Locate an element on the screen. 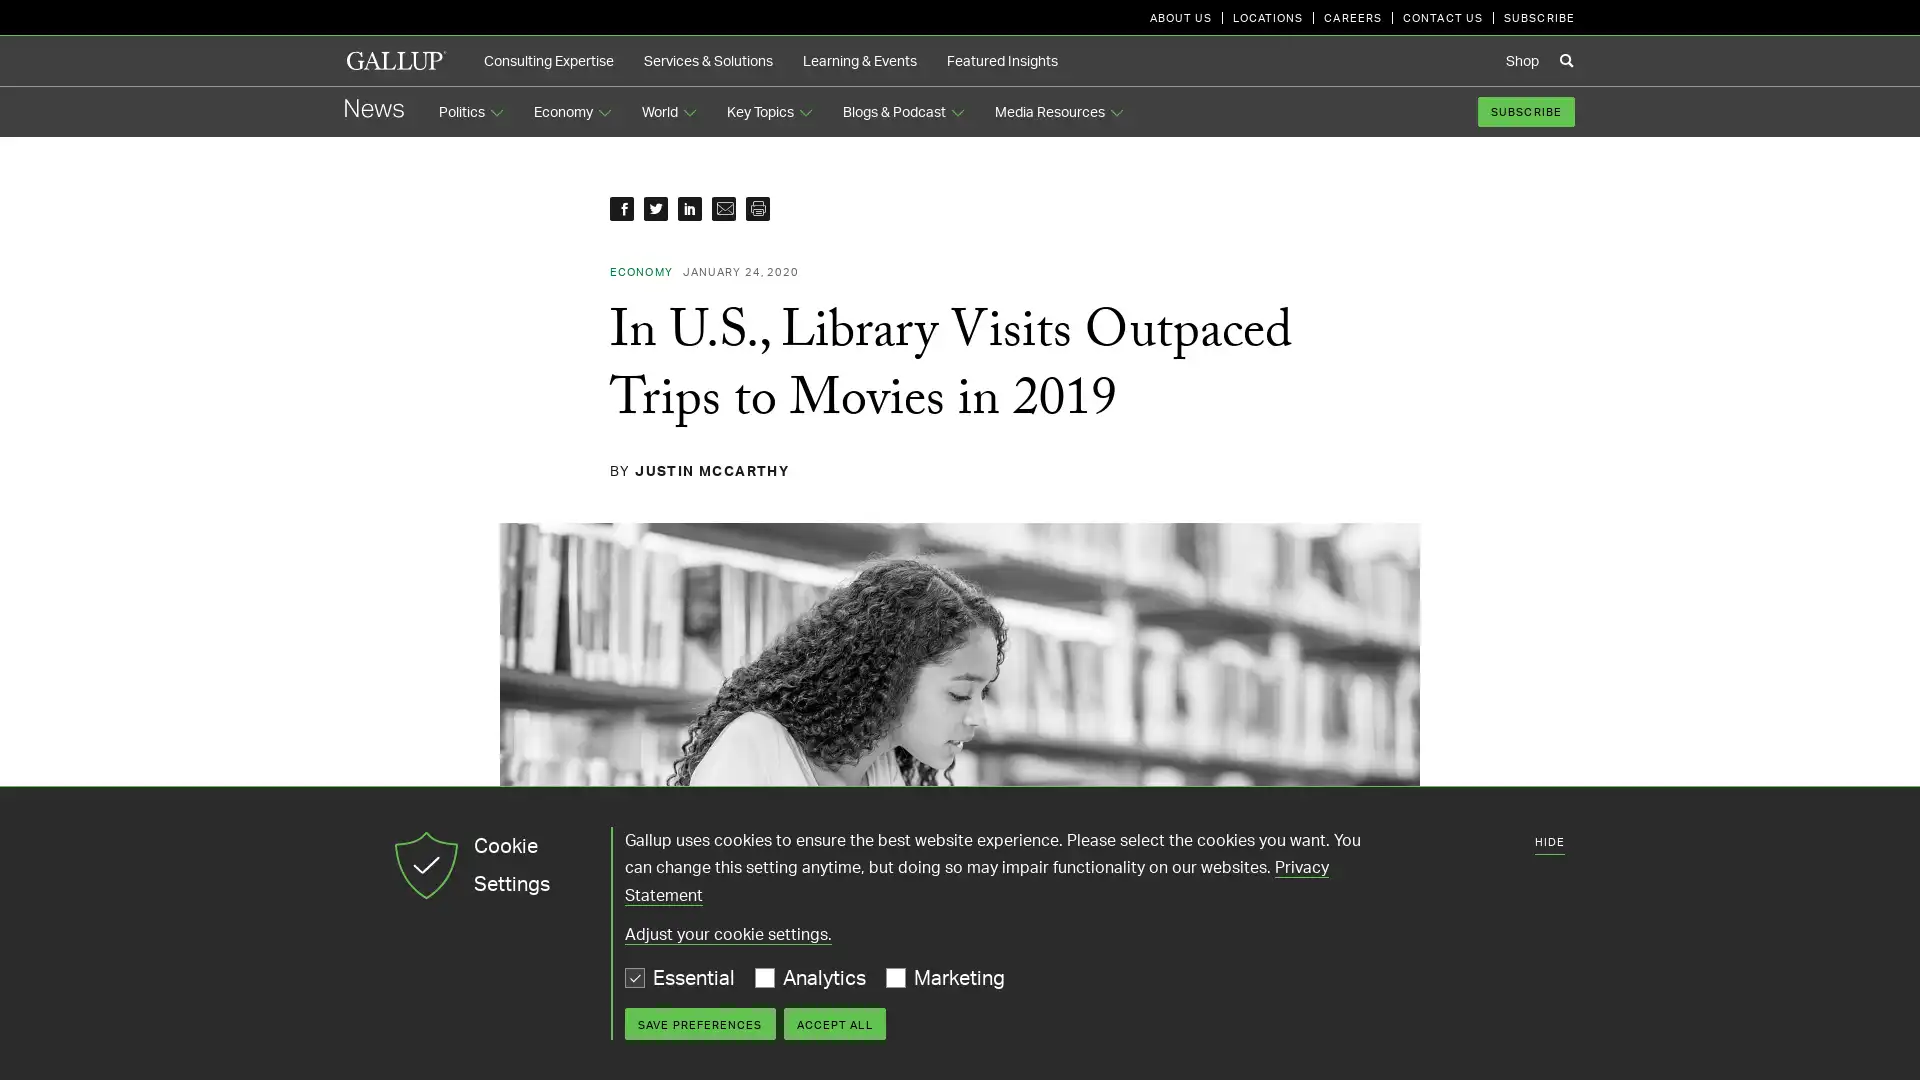  HIDE is located at coordinates (1548, 842).